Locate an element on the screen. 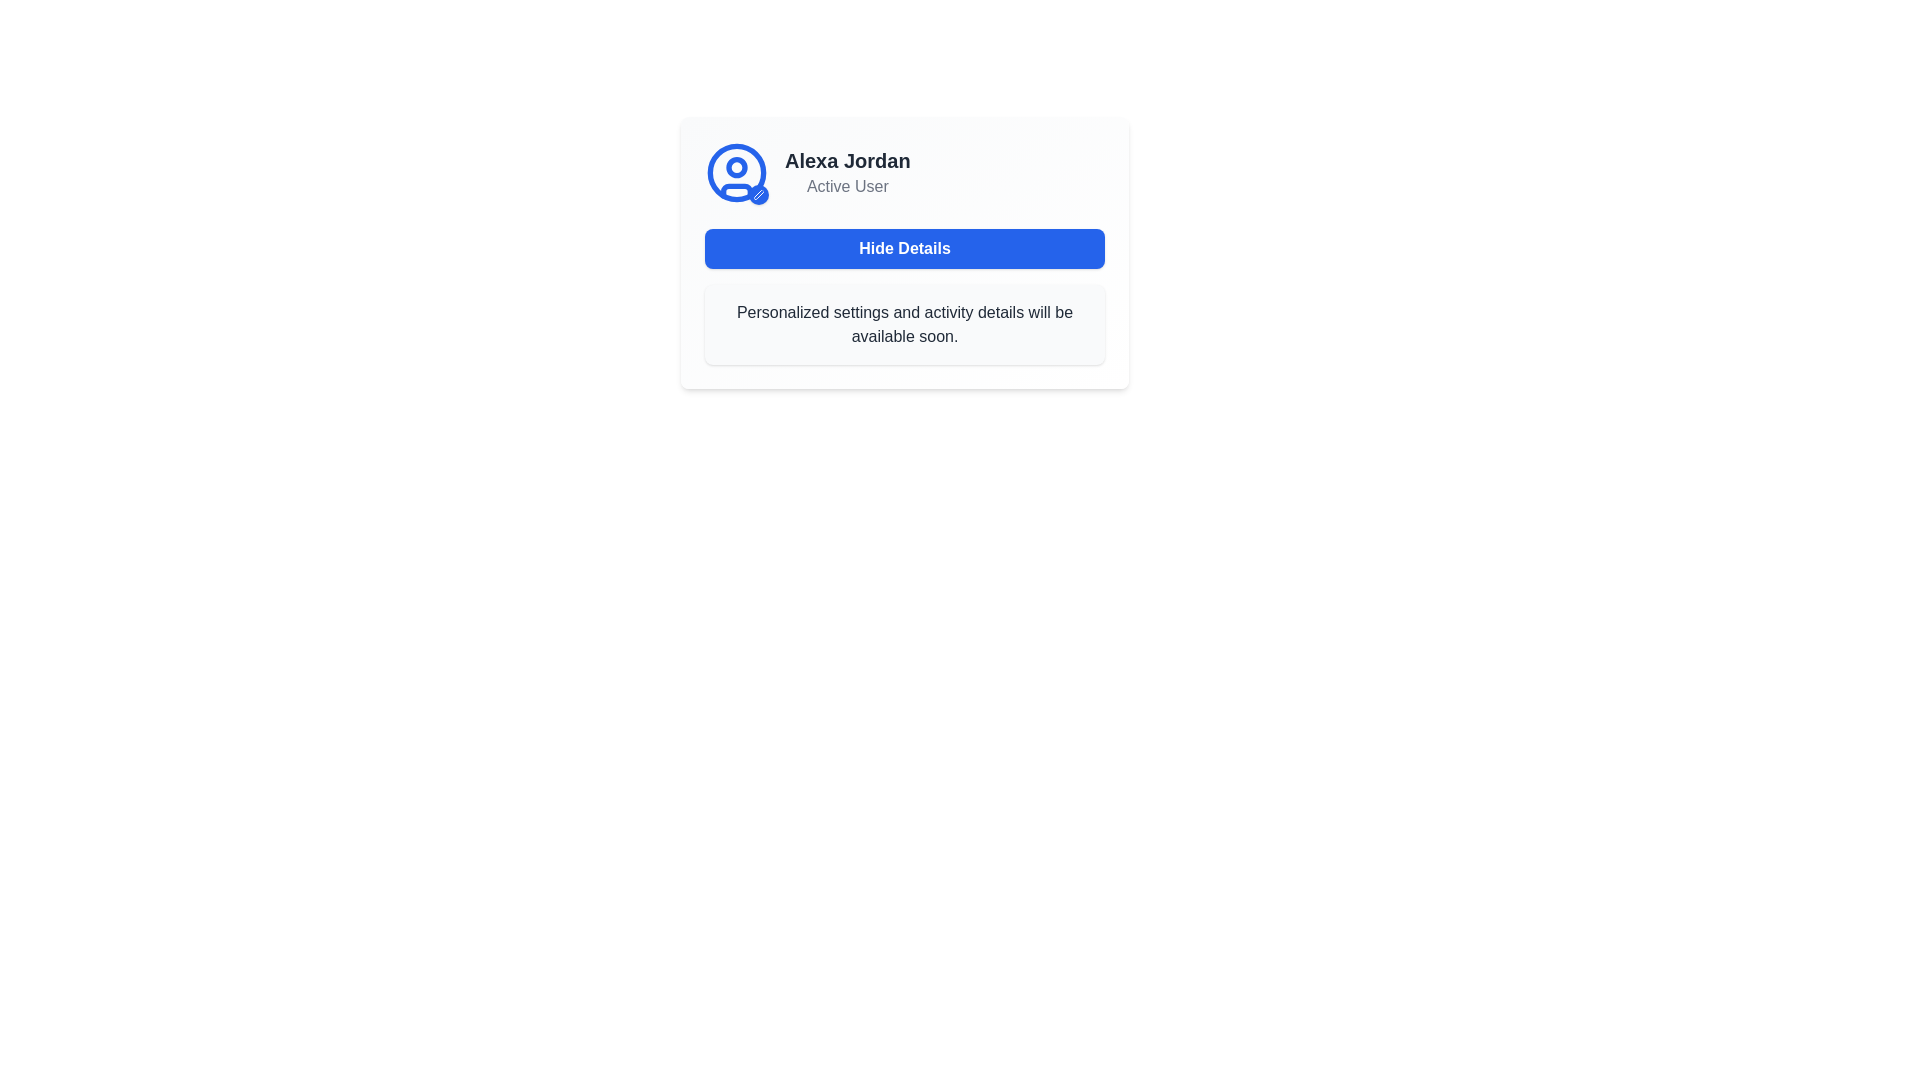 This screenshot has width=1920, height=1080. the 'Hide Details' button located within the Profile Summary Card that displays key user details and allows for additional interaction is located at coordinates (904, 252).